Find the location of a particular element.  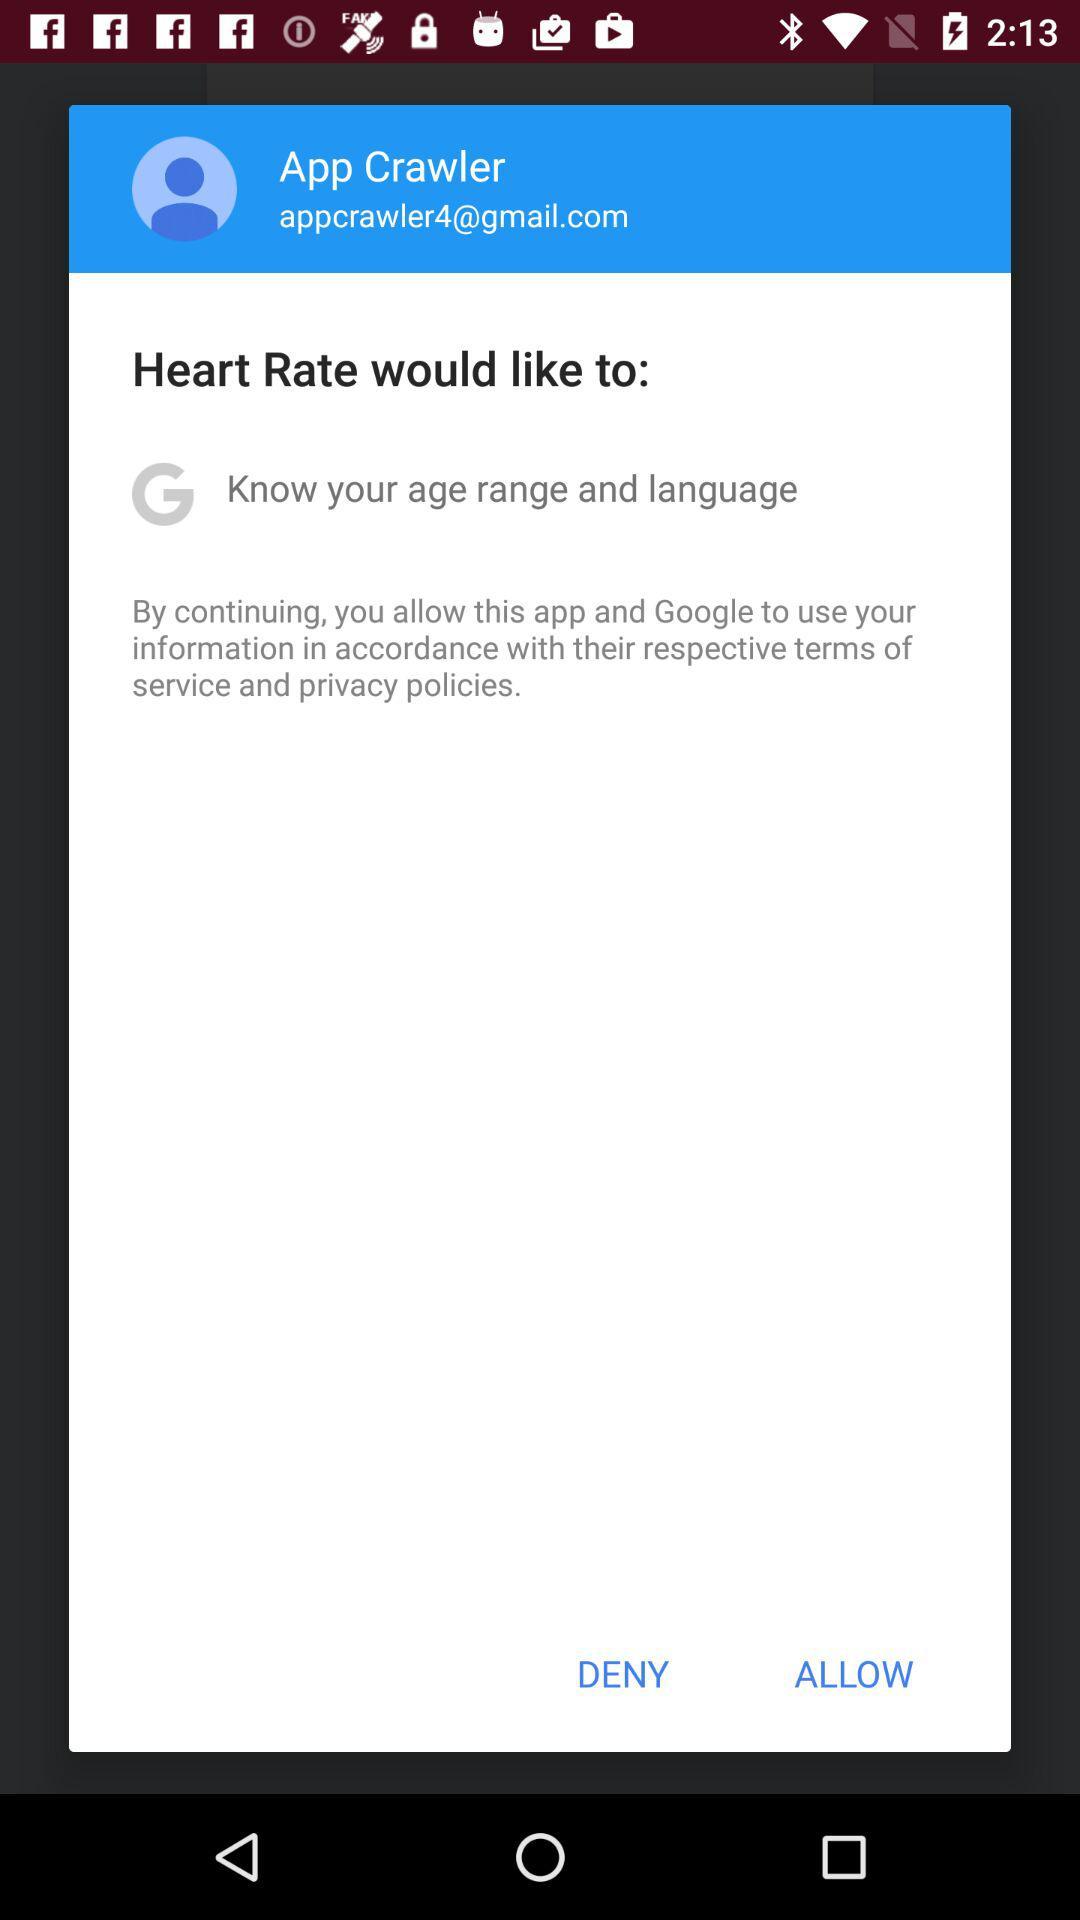

item above heart rate would is located at coordinates (184, 188).